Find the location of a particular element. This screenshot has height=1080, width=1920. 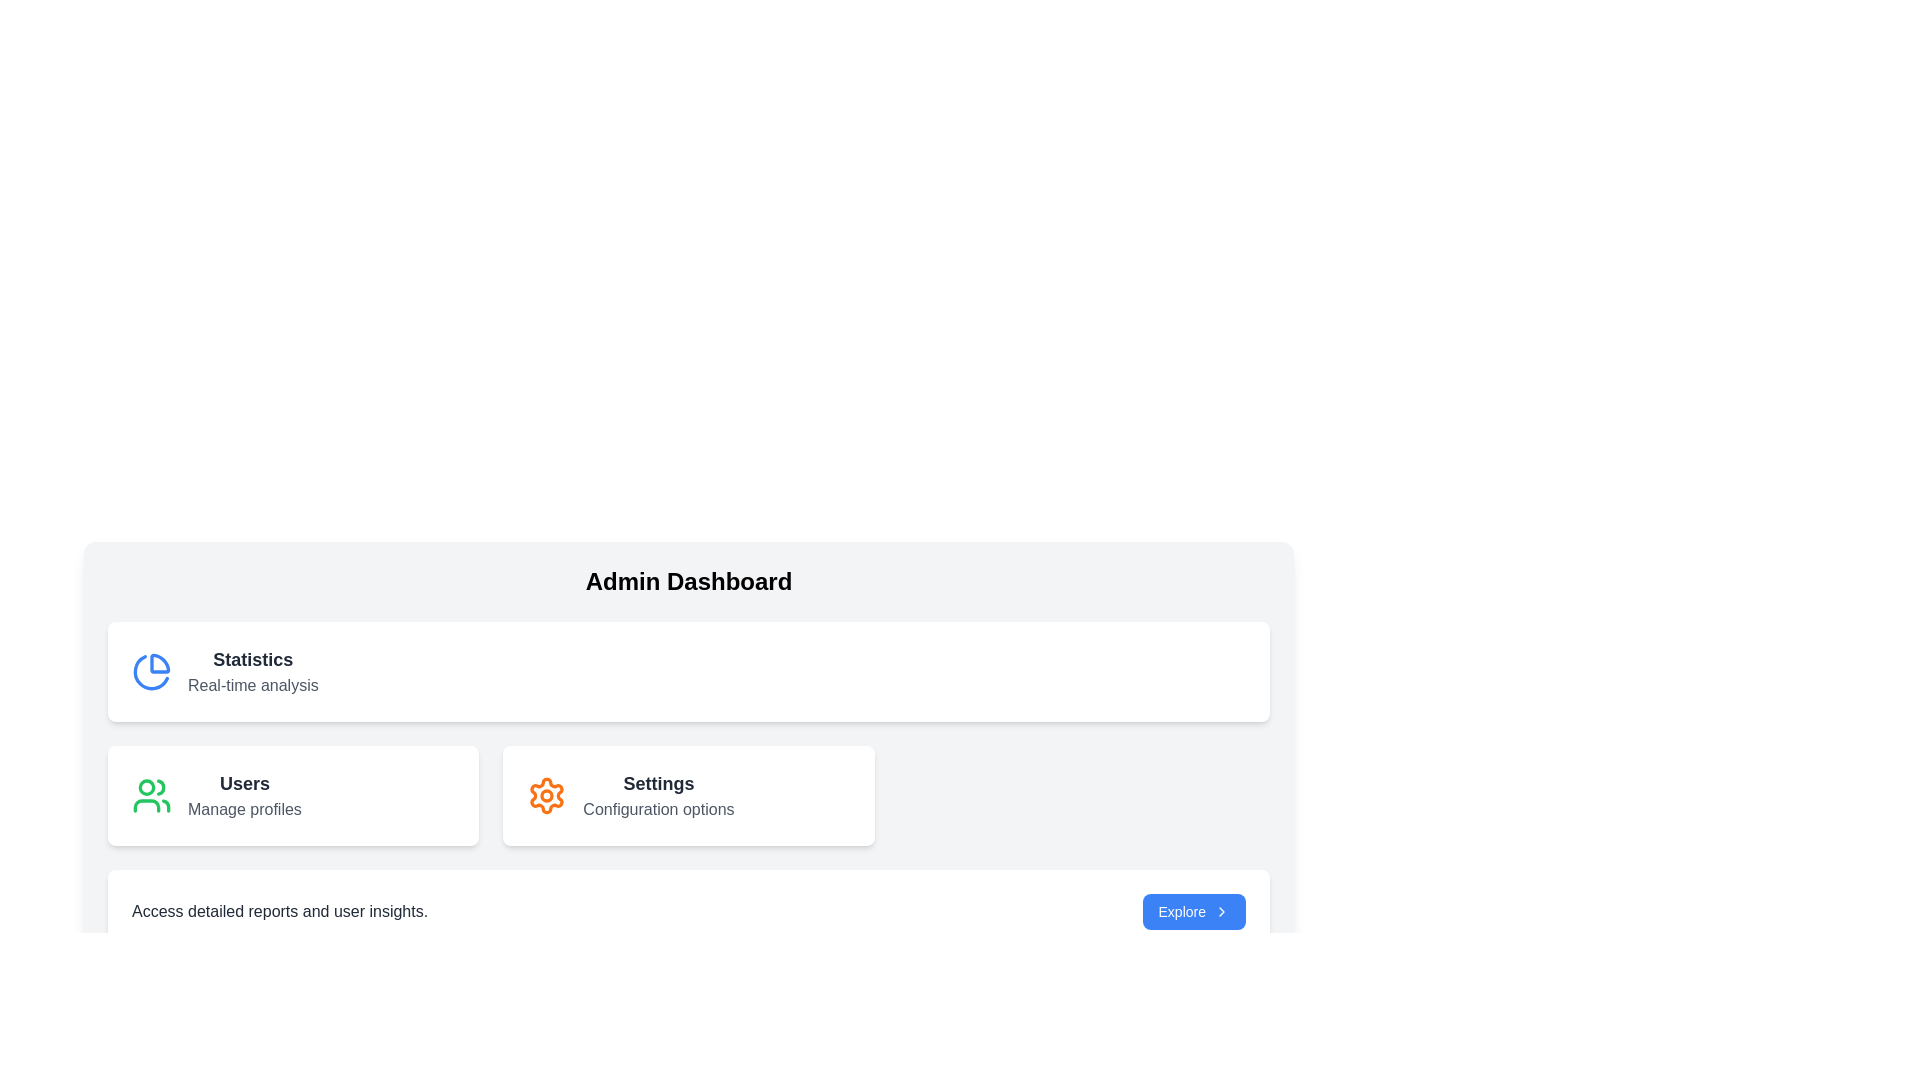

the 'Users' icon located in the dashboard card that represents user management options is located at coordinates (151, 794).